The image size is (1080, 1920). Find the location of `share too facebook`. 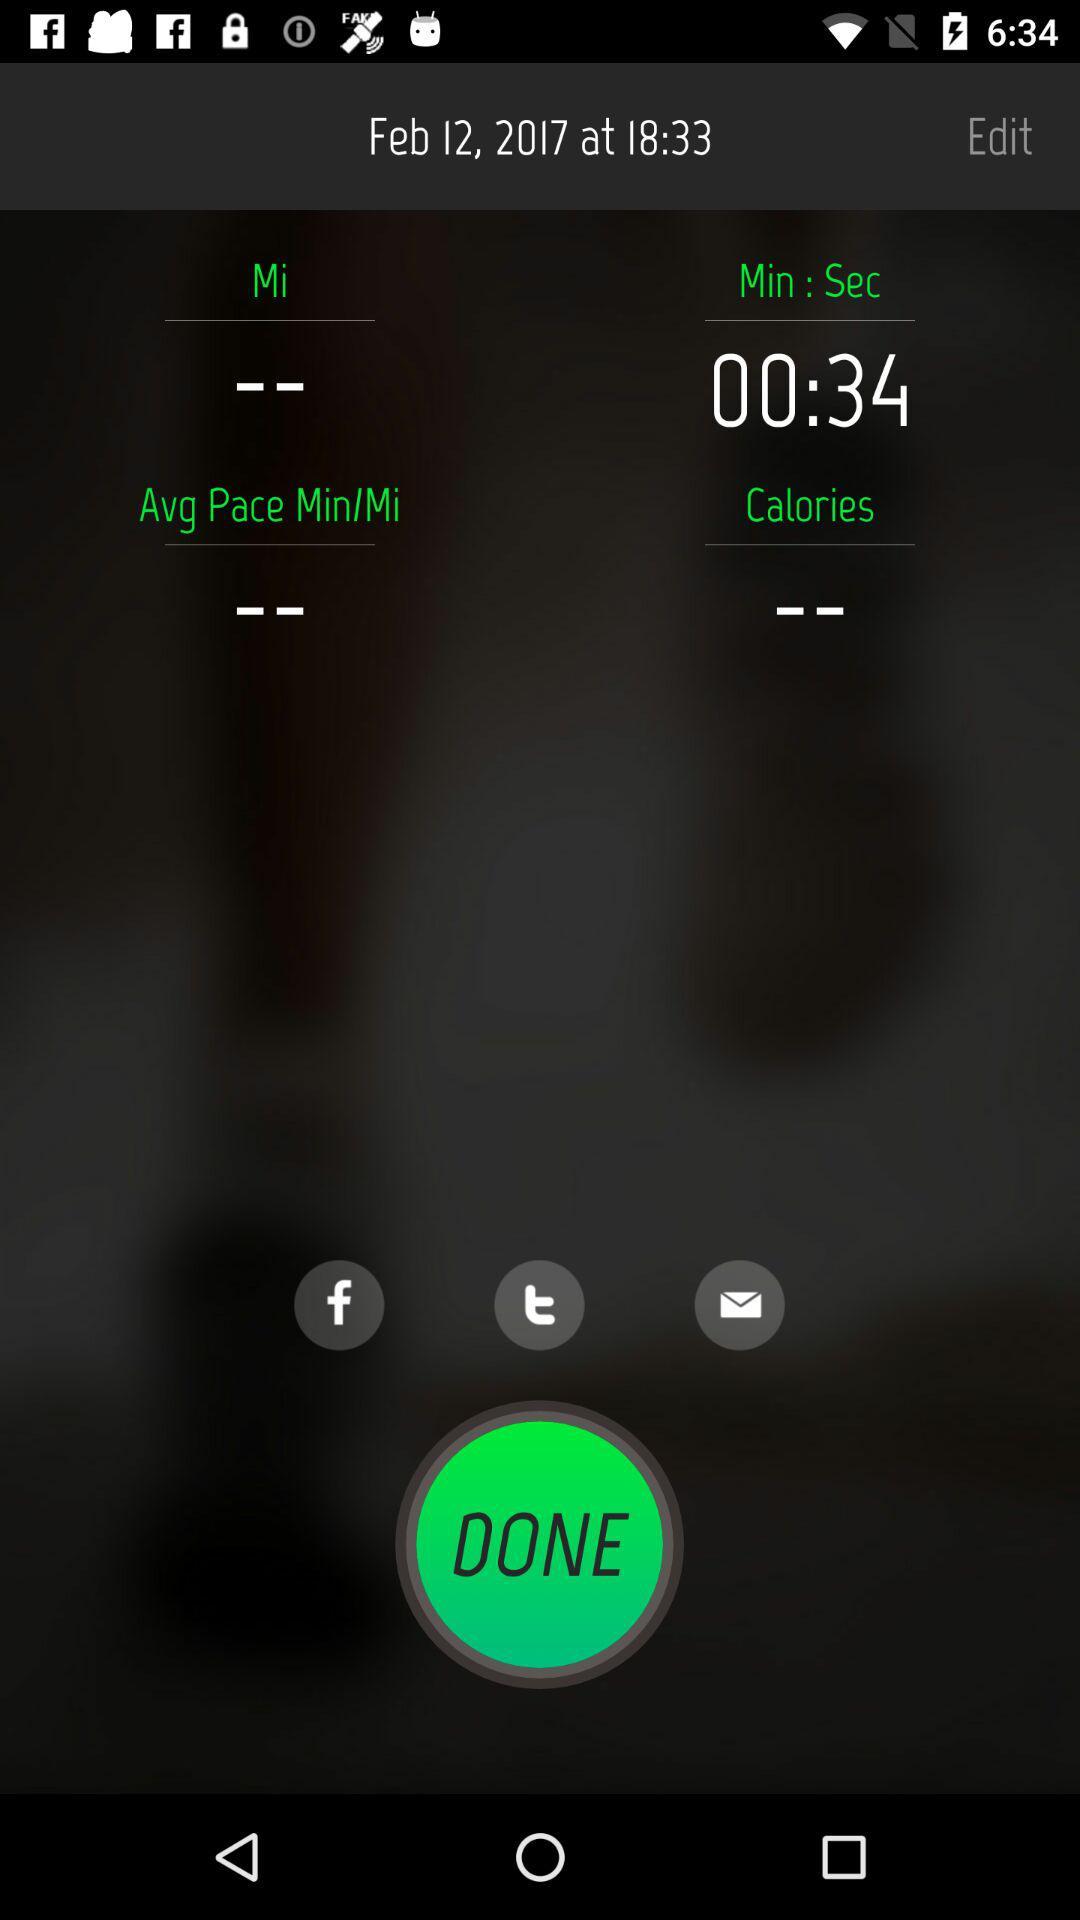

share too facebook is located at coordinates (338, 1305).